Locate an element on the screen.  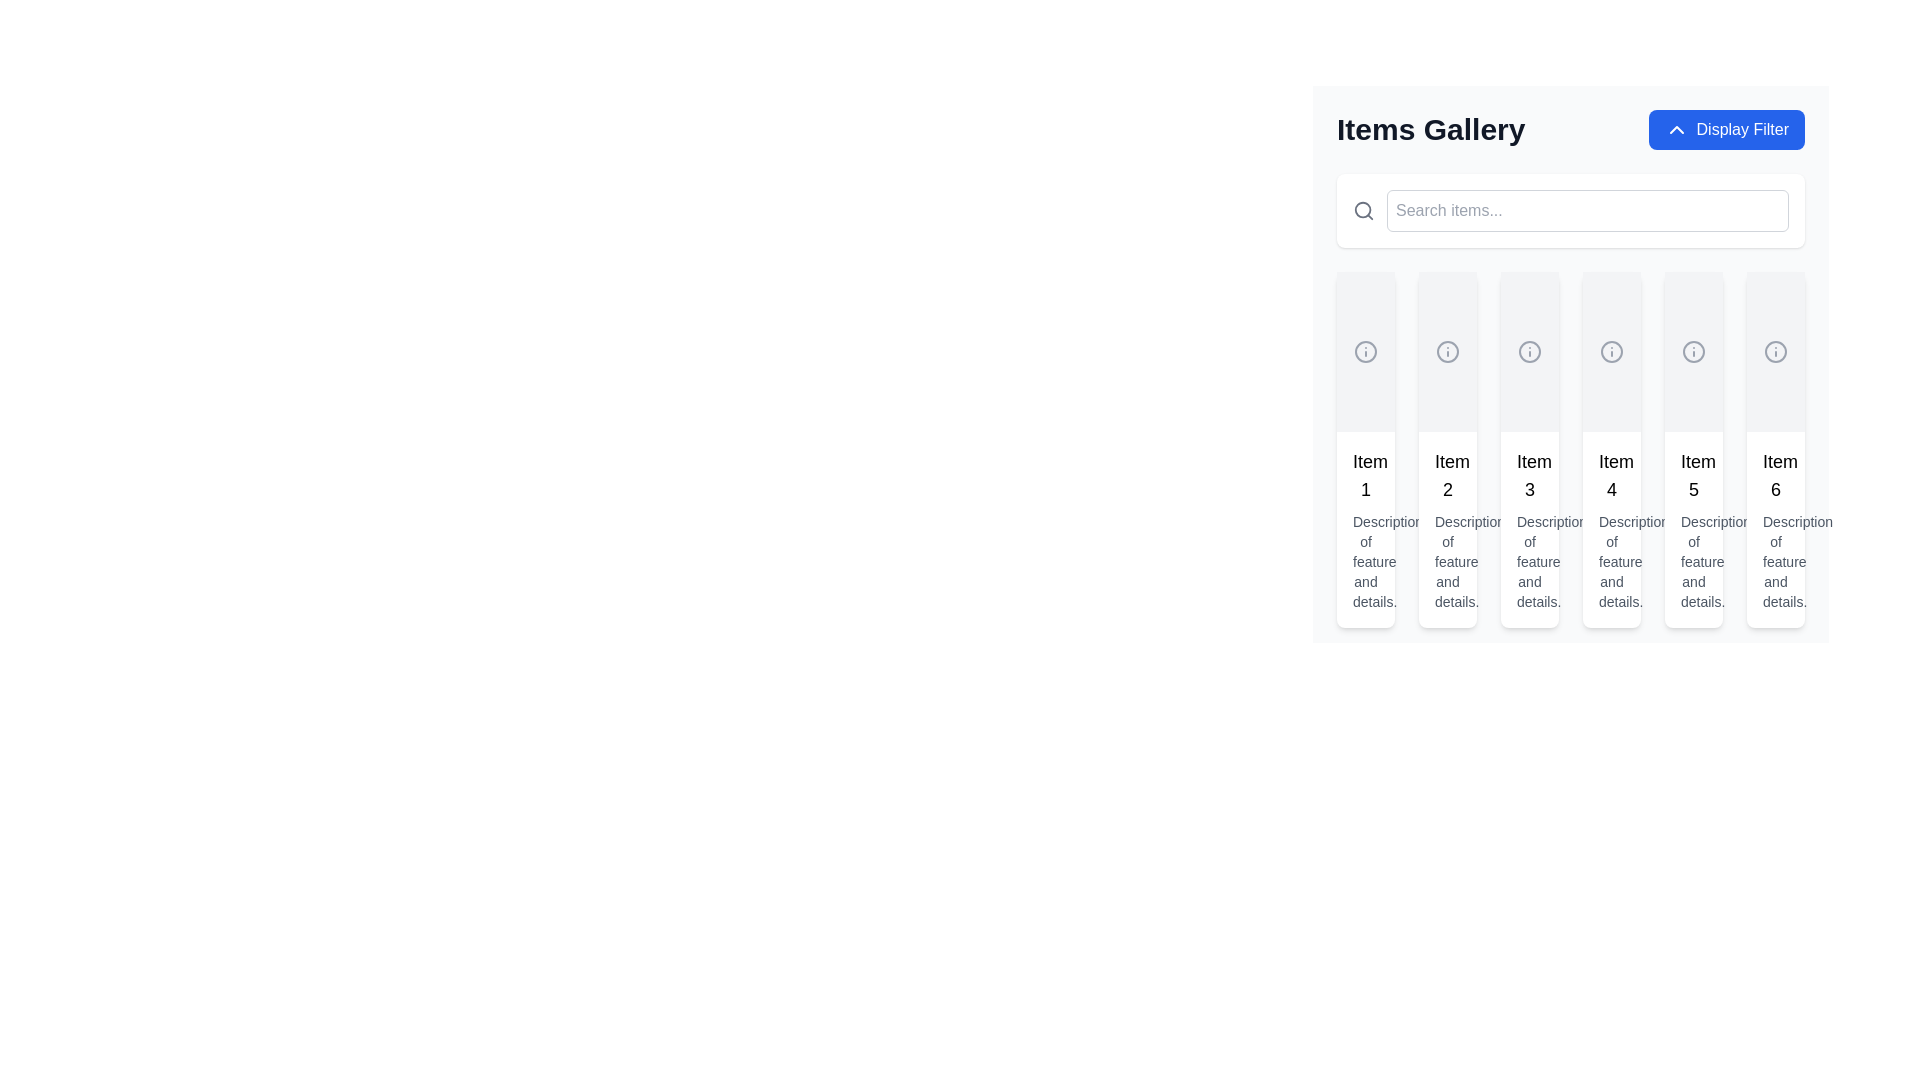
the third list item in the 'Items Gallery' section, which displays a title and description, positioned between 'Item 2' and 'Item 4' is located at coordinates (1529, 528).